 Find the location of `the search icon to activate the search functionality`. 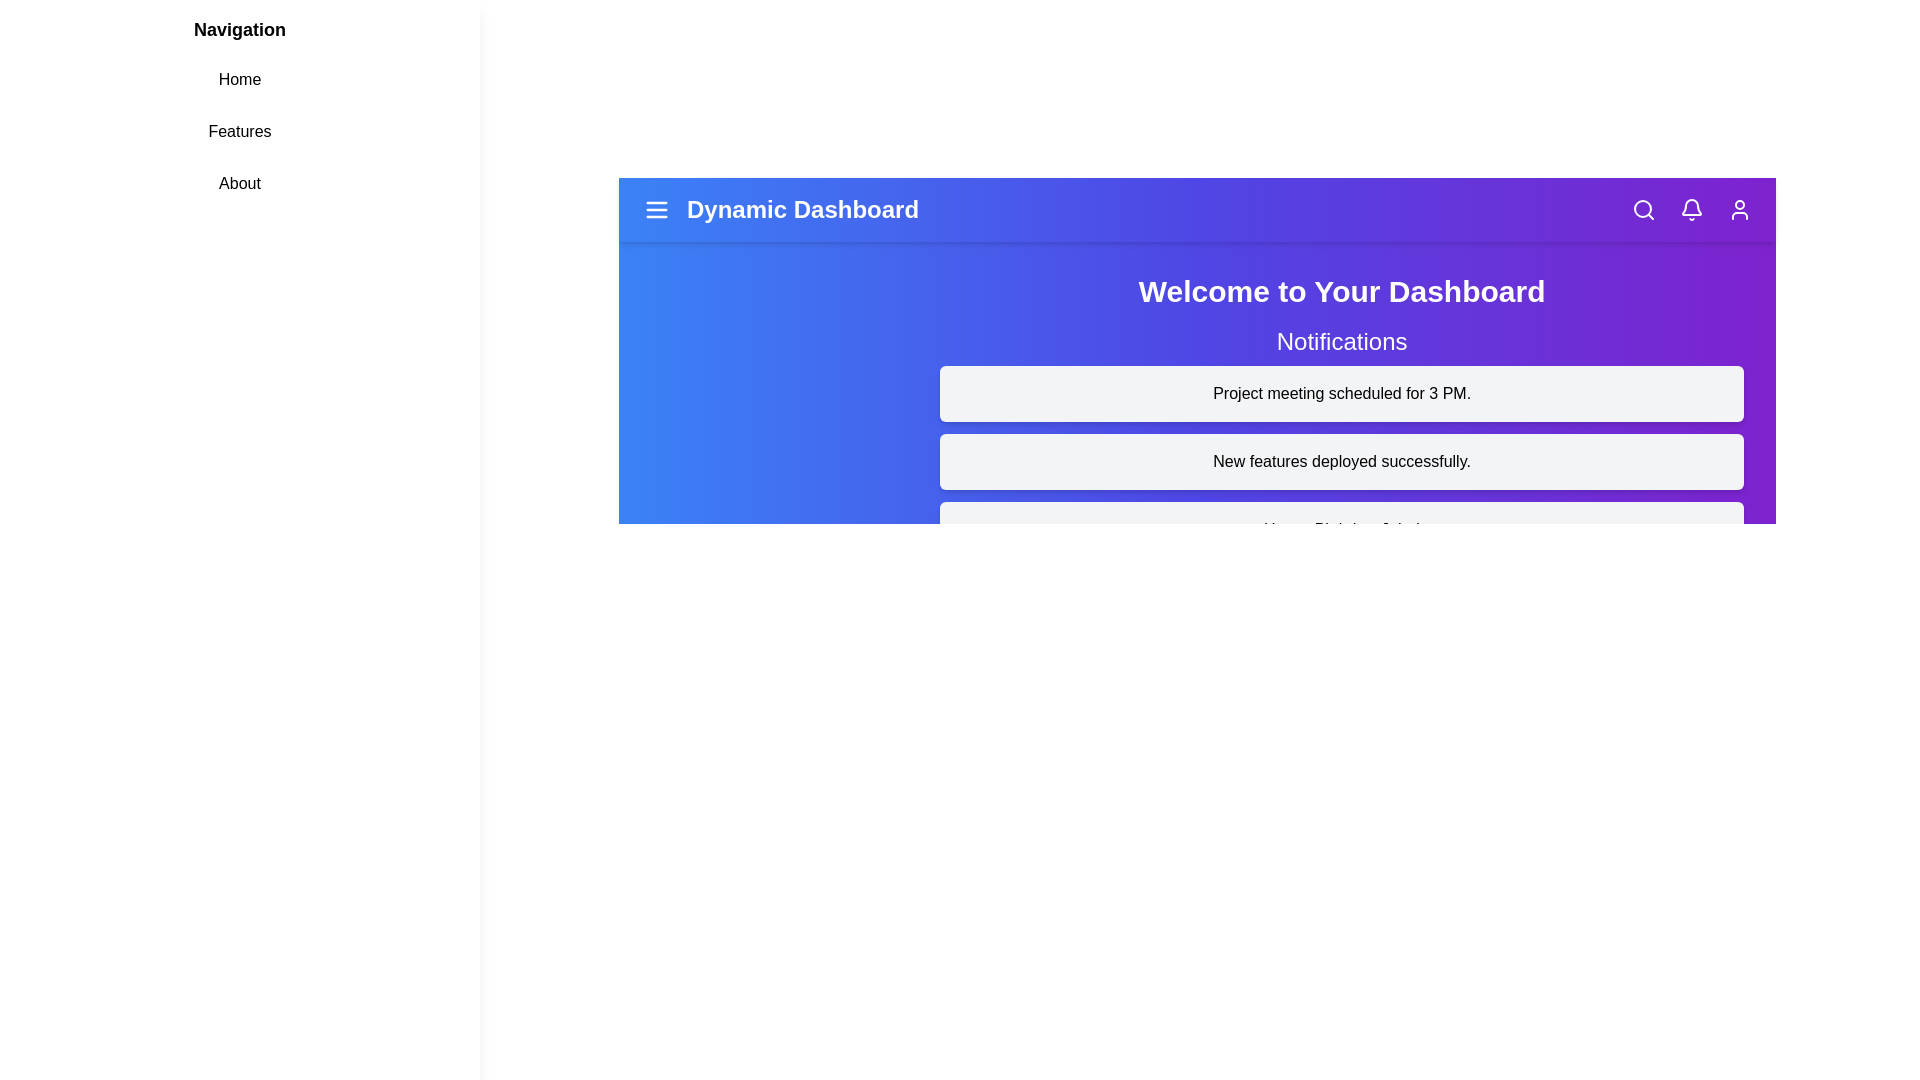

the search icon to activate the search functionality is located at coordinates (1643, 209).